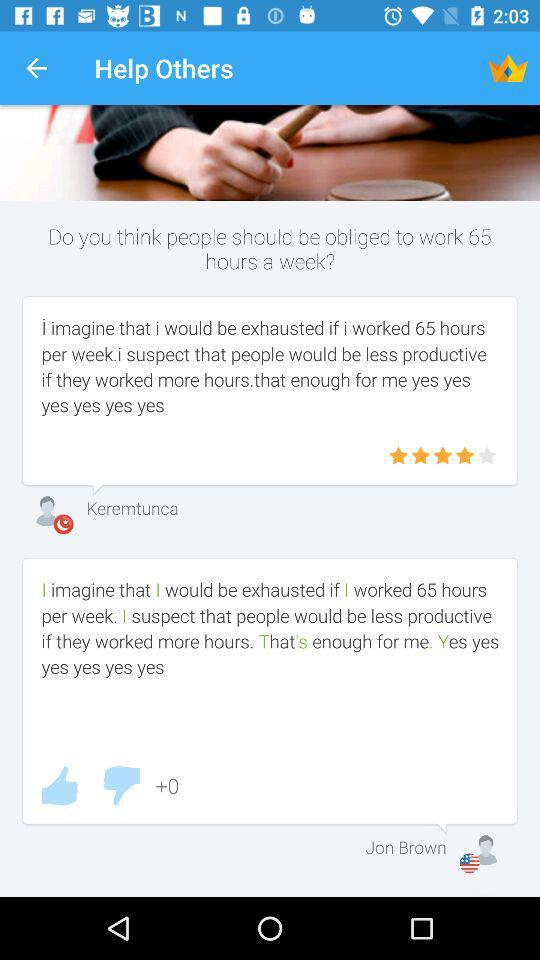  Describe the element at coordinates (508, 68) in the screenshot. I see `item at the top right corner` at that location.